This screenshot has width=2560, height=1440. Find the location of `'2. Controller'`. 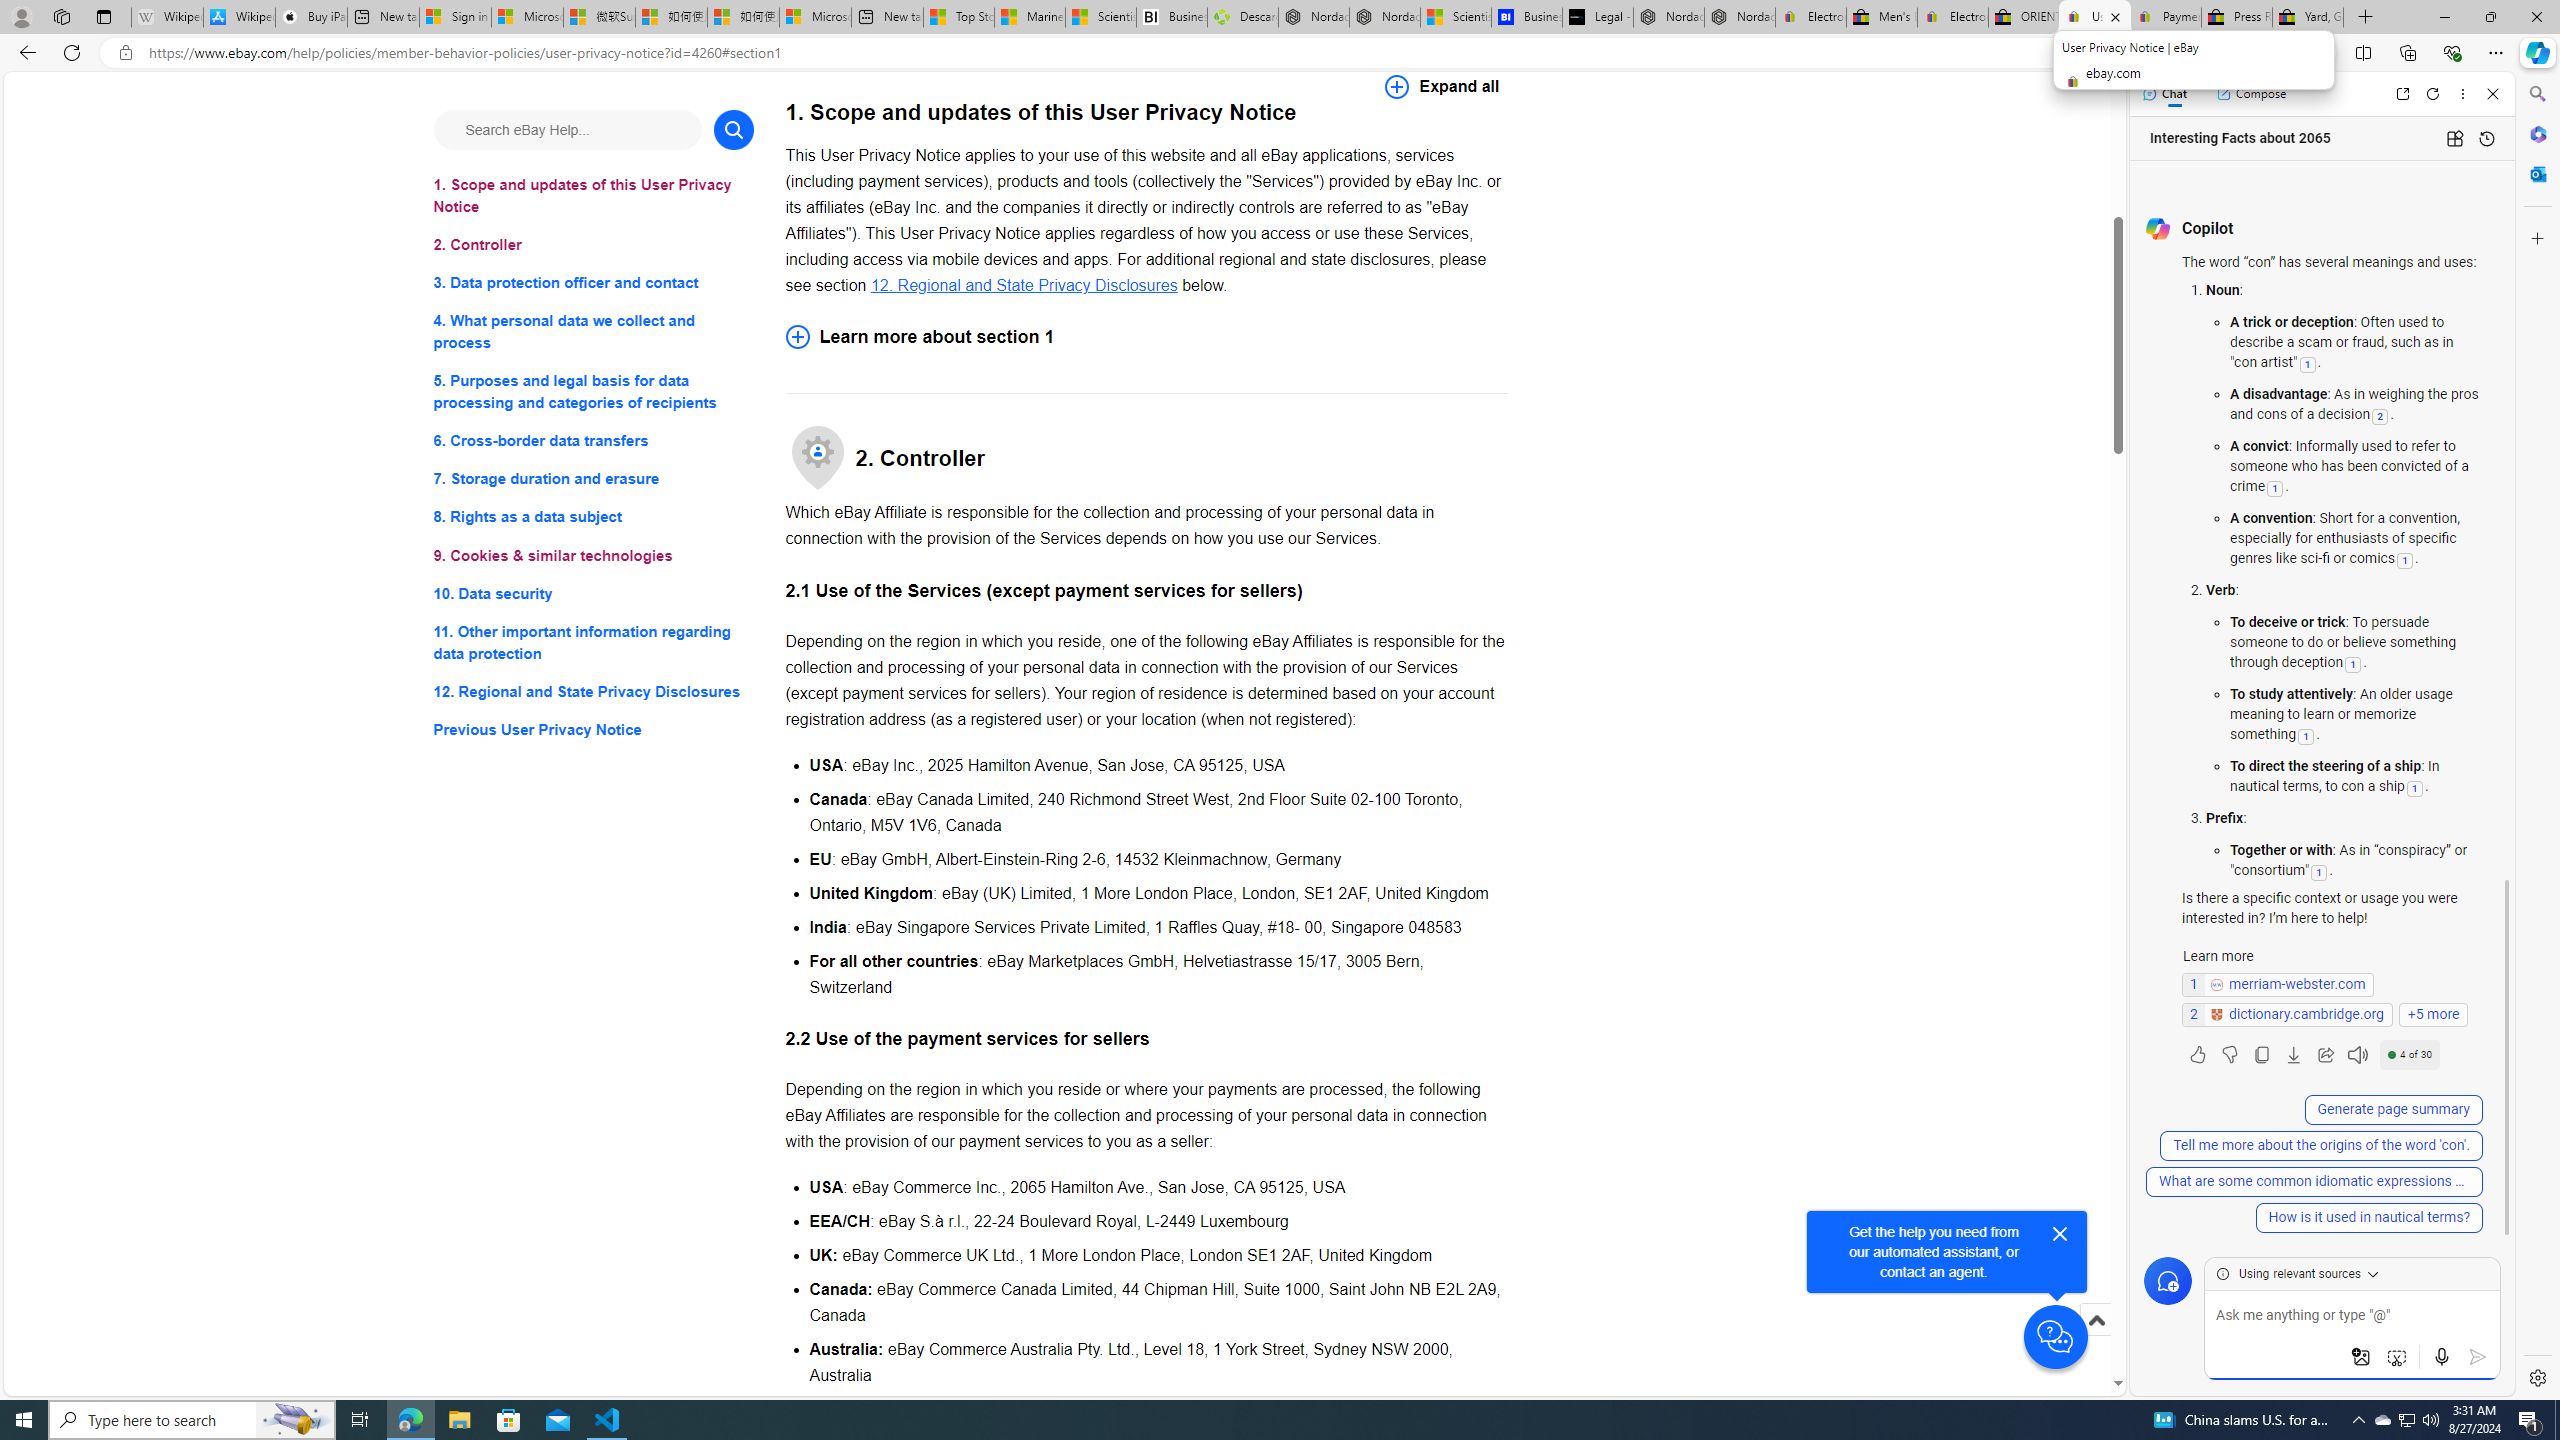

'2. Controller' is located at coordinates (592, 244).